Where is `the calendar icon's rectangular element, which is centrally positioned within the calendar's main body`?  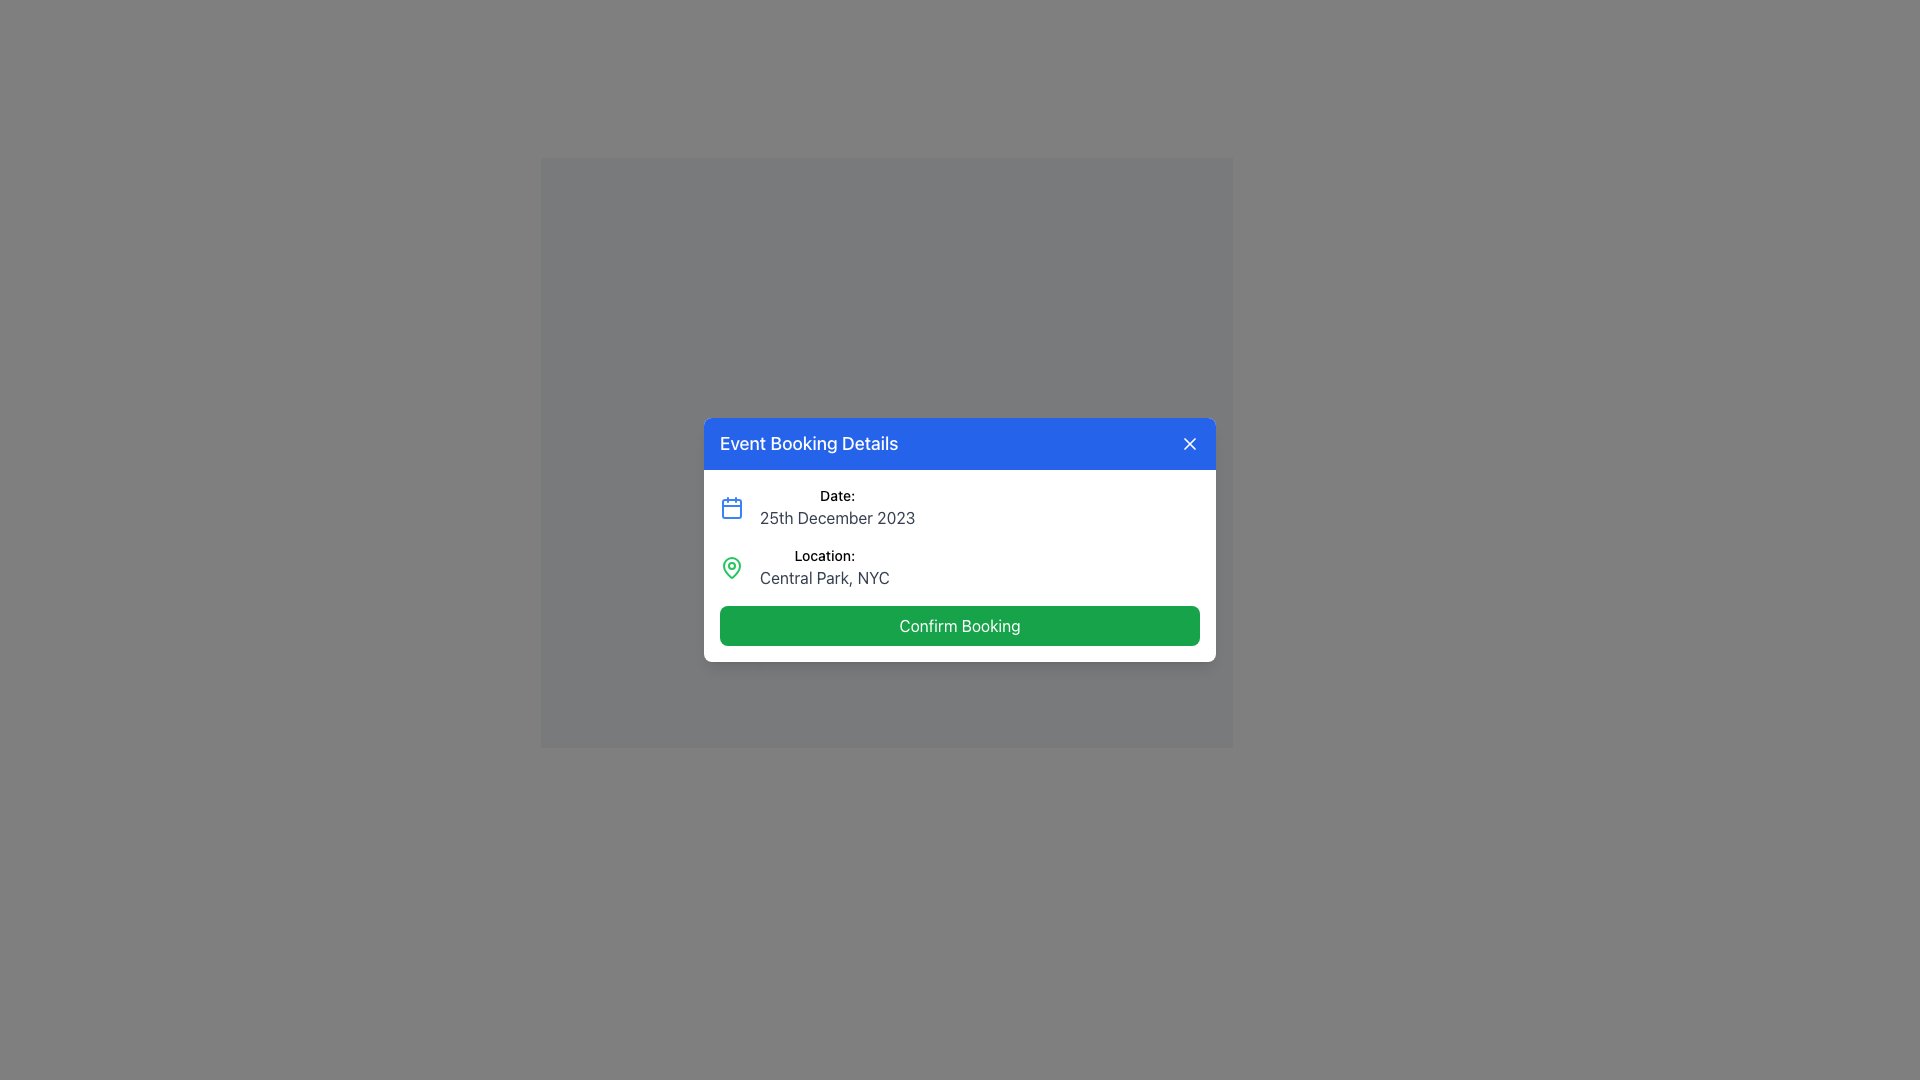
the calendar icon's rectangular element, which is centrally positioned within the calendar's main body is located at coordinates (730, 508).